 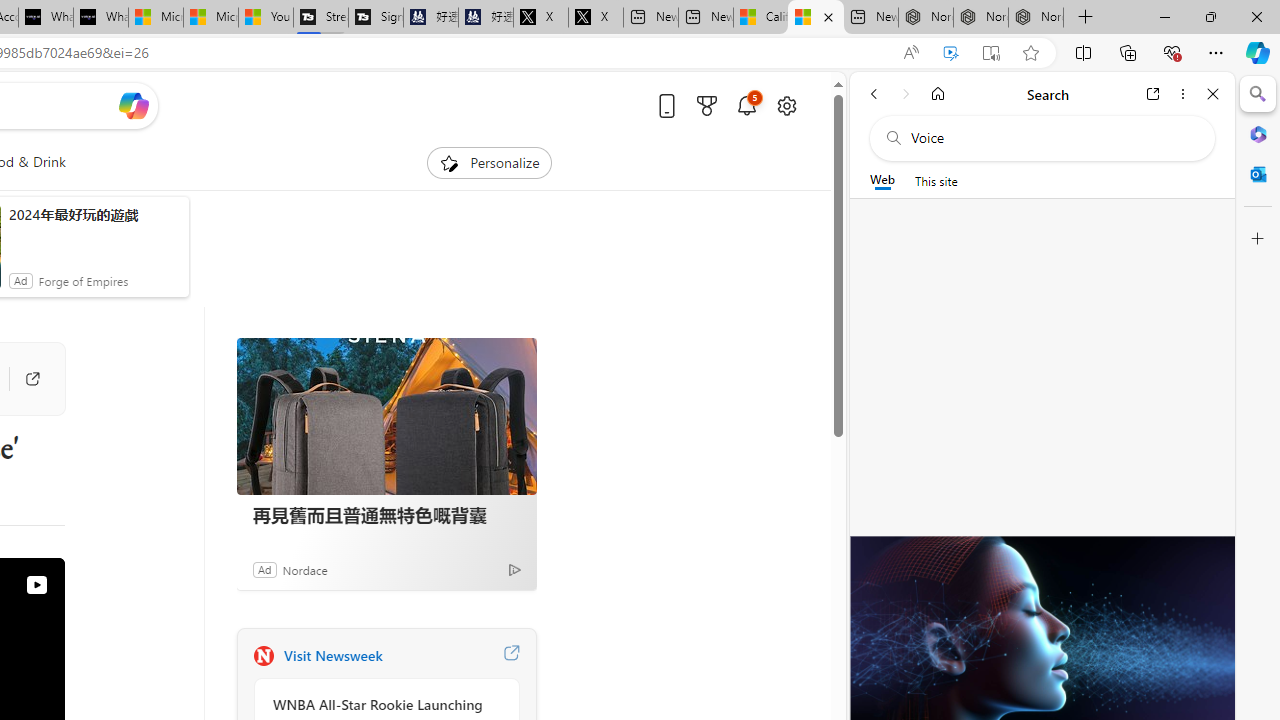 What do you see at coordinates (1171, 51) in the screenshot?
I see `'Browser essentials'` at bounding box center [1171, 51].